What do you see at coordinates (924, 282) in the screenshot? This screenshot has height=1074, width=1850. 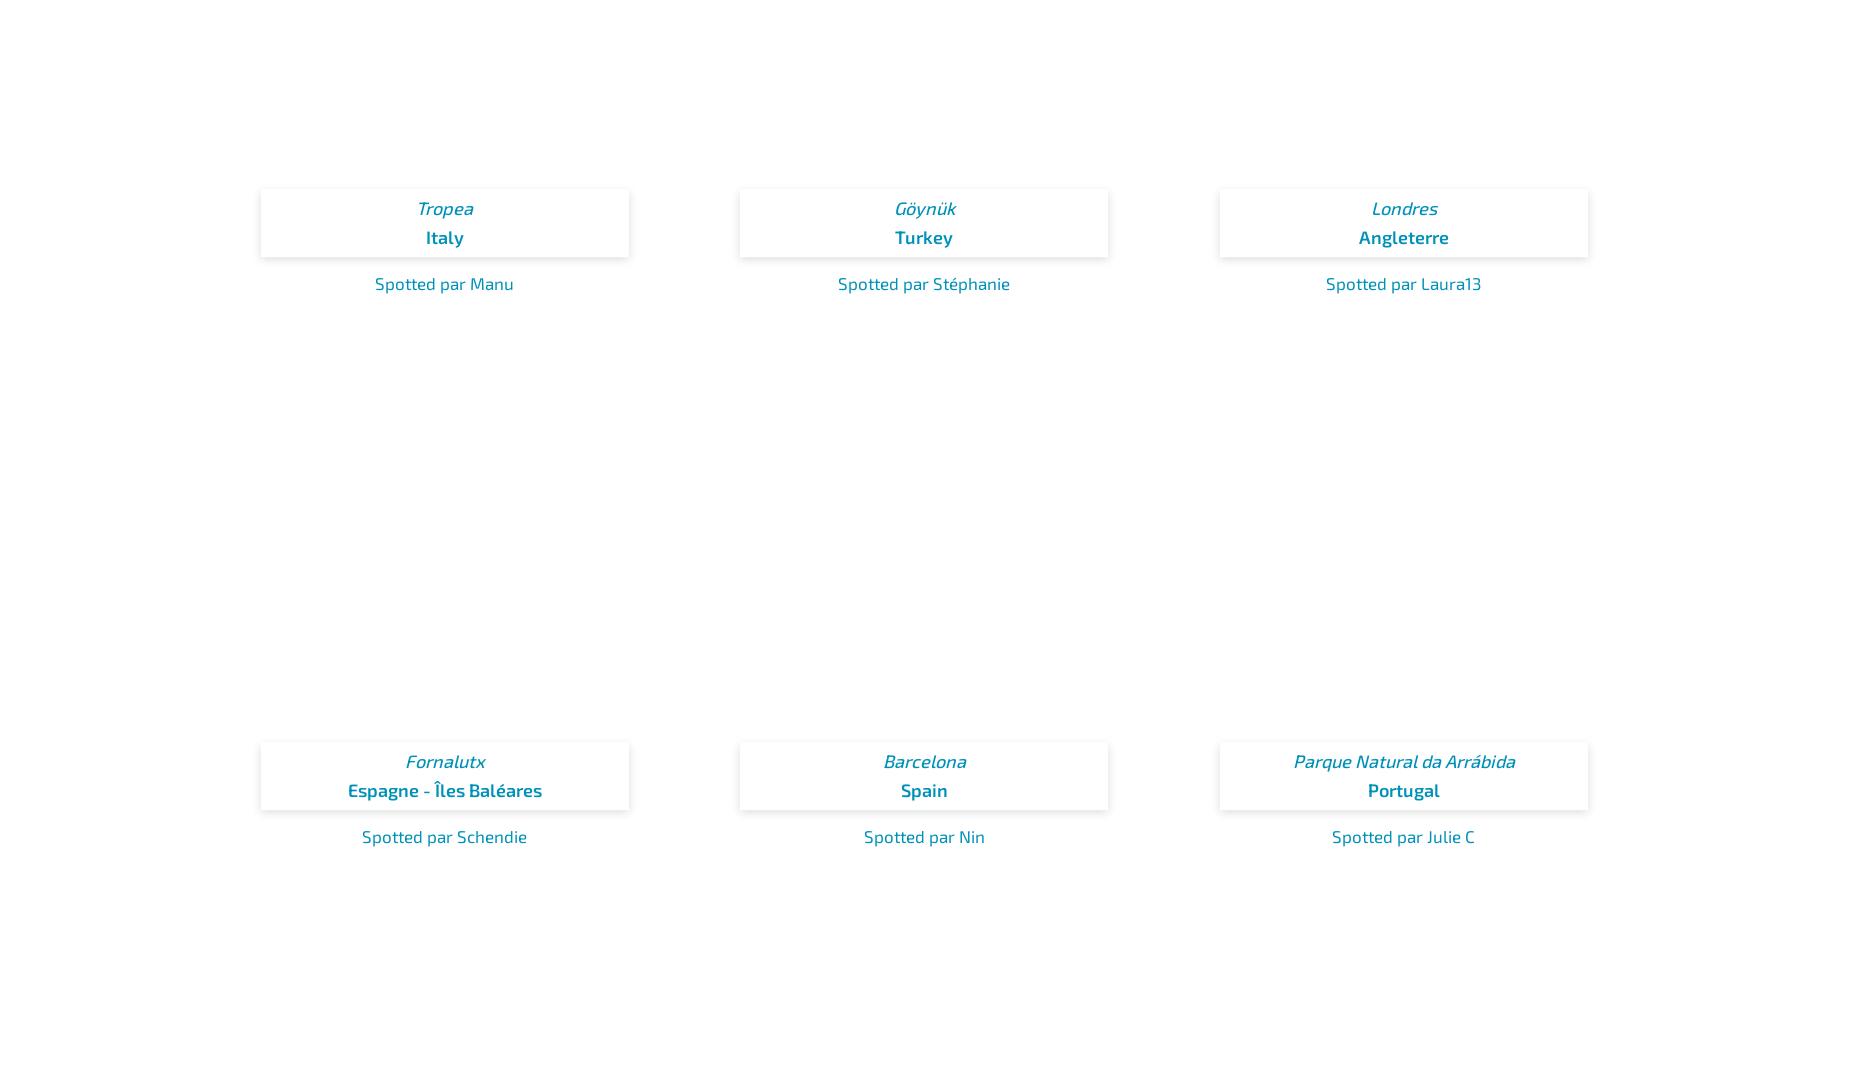 I see `'Spotted par Stéphanie'` at bounding box center [924, 282].